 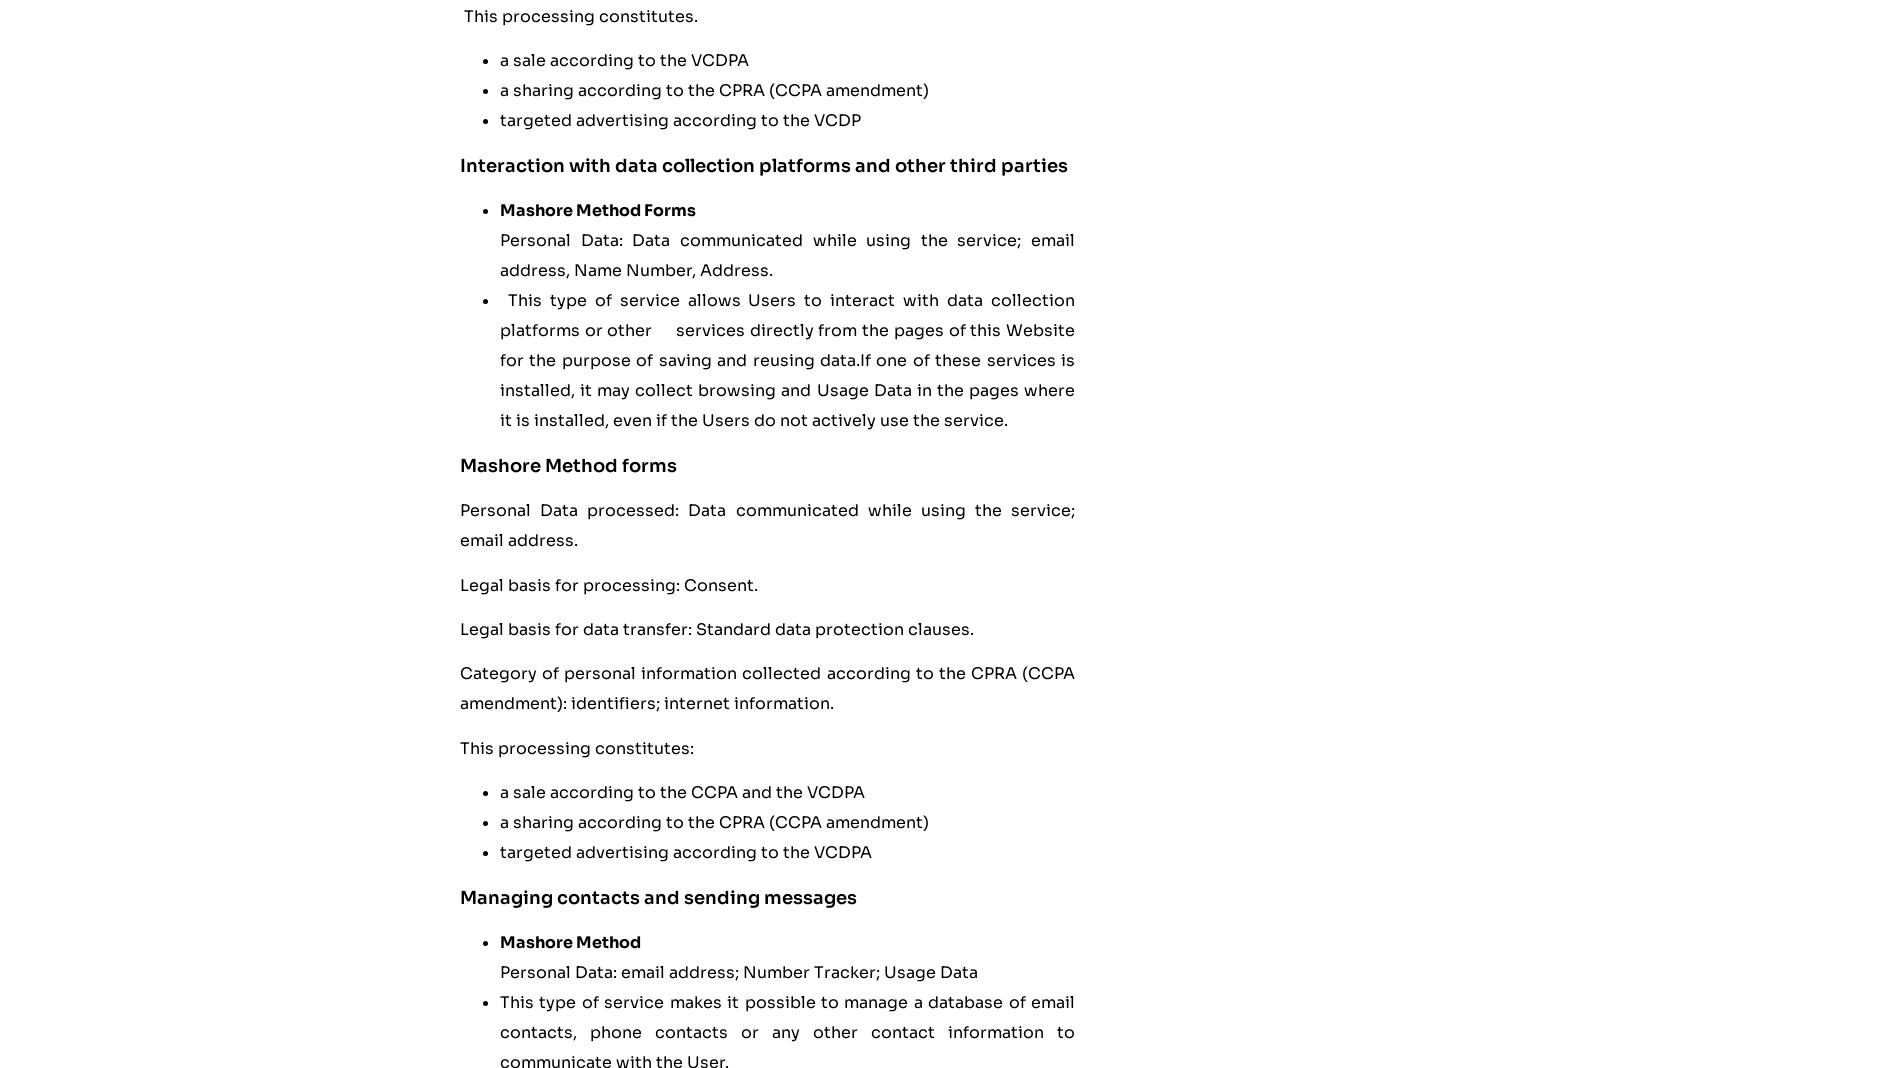 I want to click on 'Personal Data processed: Data communicated while using the service; email address.', so click(x=458, y=525).